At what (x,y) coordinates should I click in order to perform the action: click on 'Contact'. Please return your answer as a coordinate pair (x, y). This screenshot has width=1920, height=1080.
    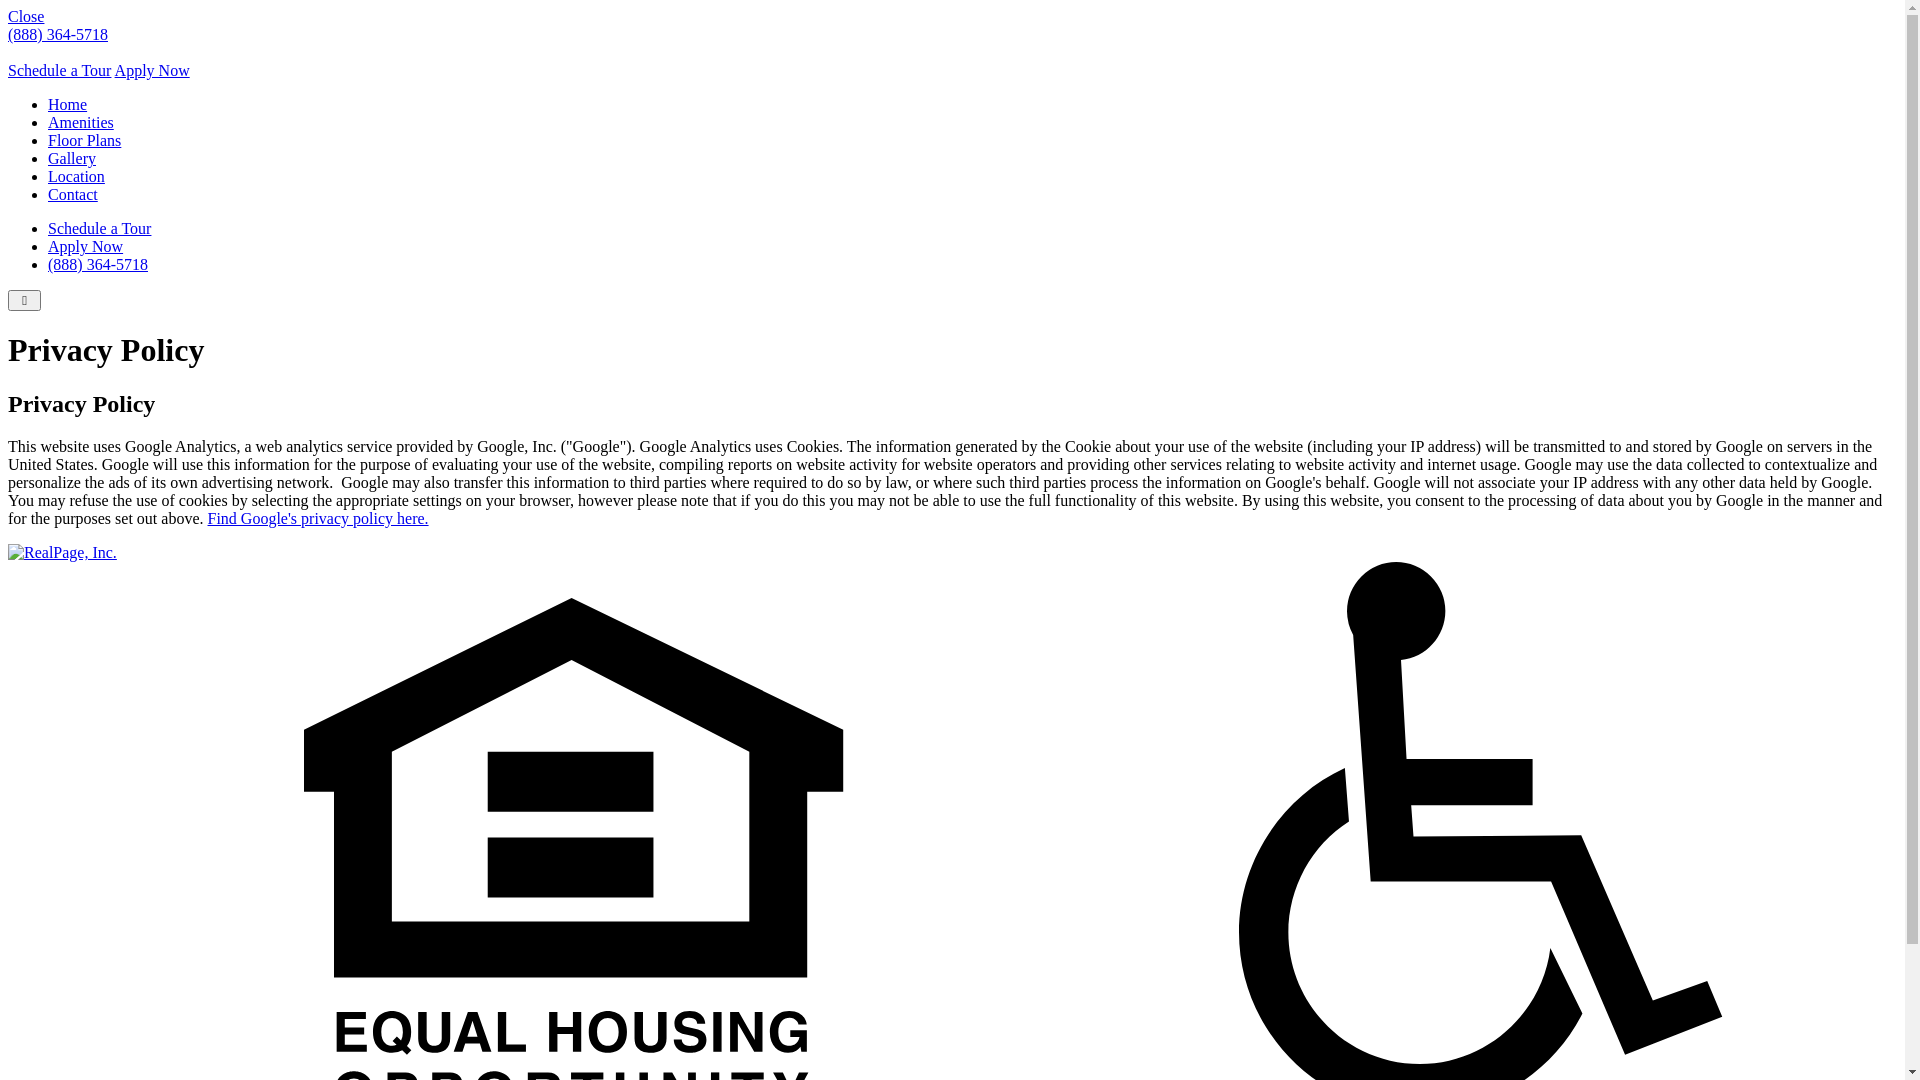
    Looking at the image, I should click on (72, 194).